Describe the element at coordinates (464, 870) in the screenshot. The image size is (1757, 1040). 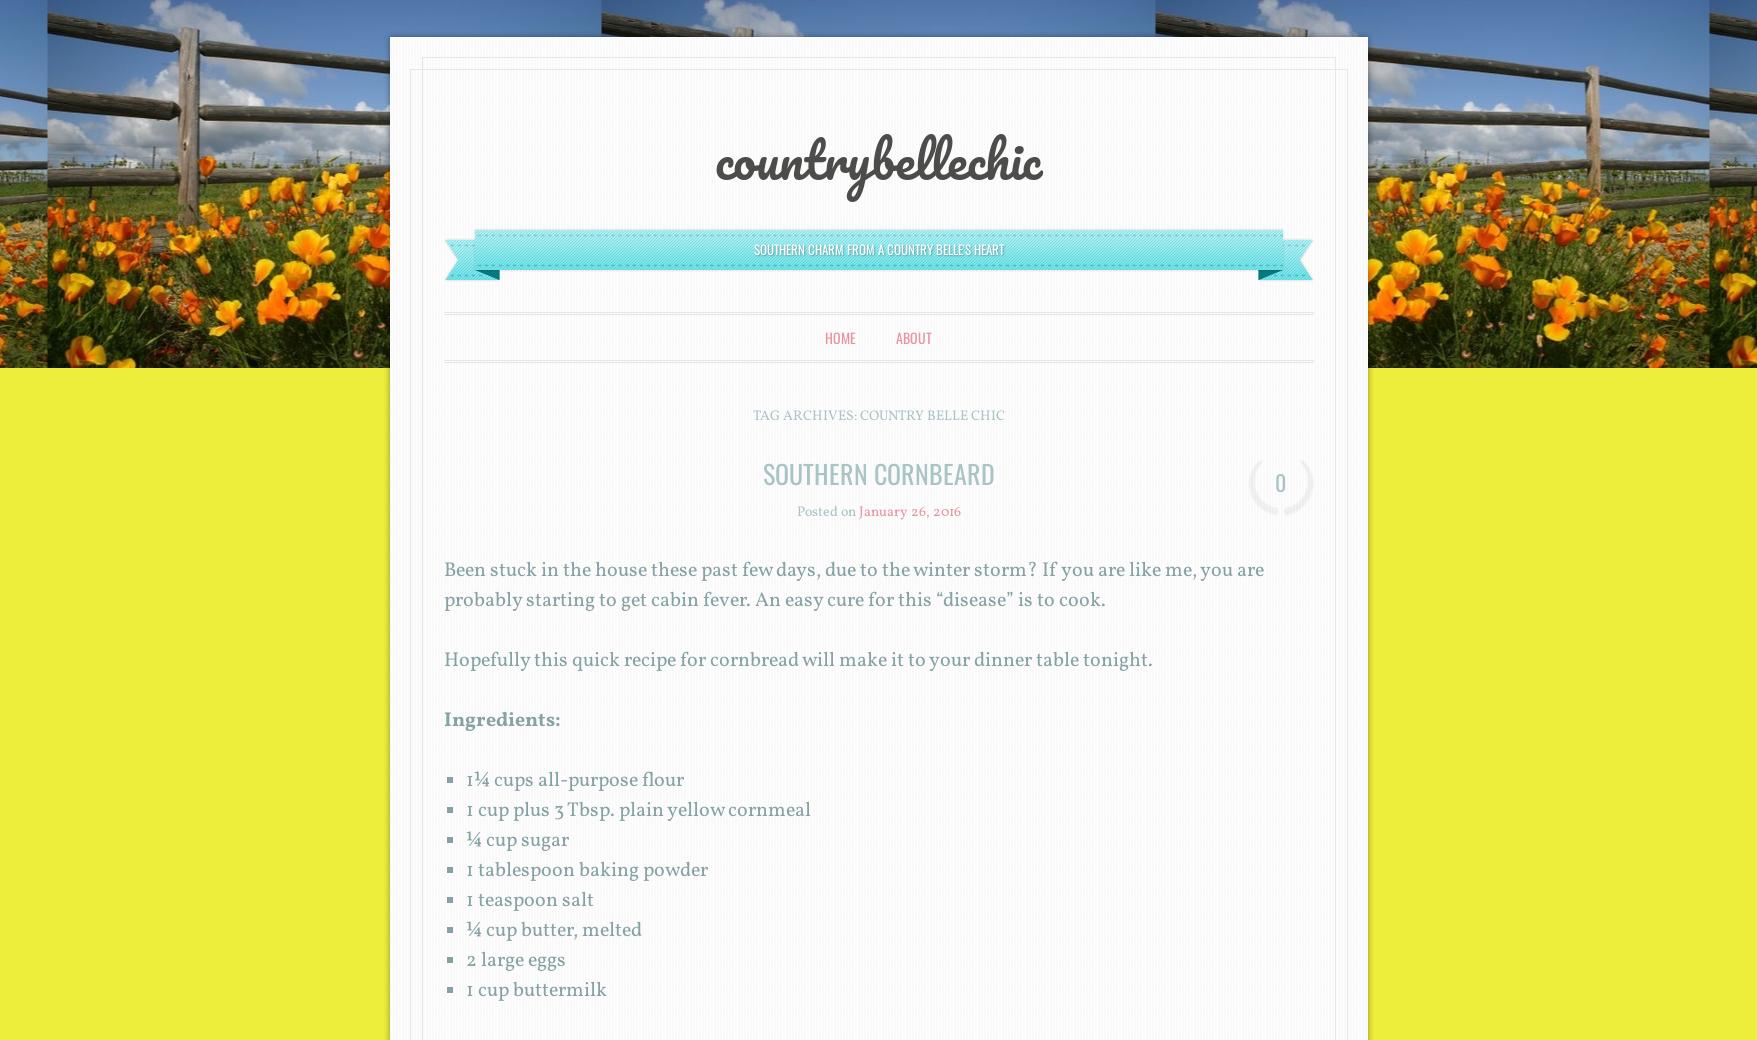
I see `'1 tablespoon baking powder'` at that location.